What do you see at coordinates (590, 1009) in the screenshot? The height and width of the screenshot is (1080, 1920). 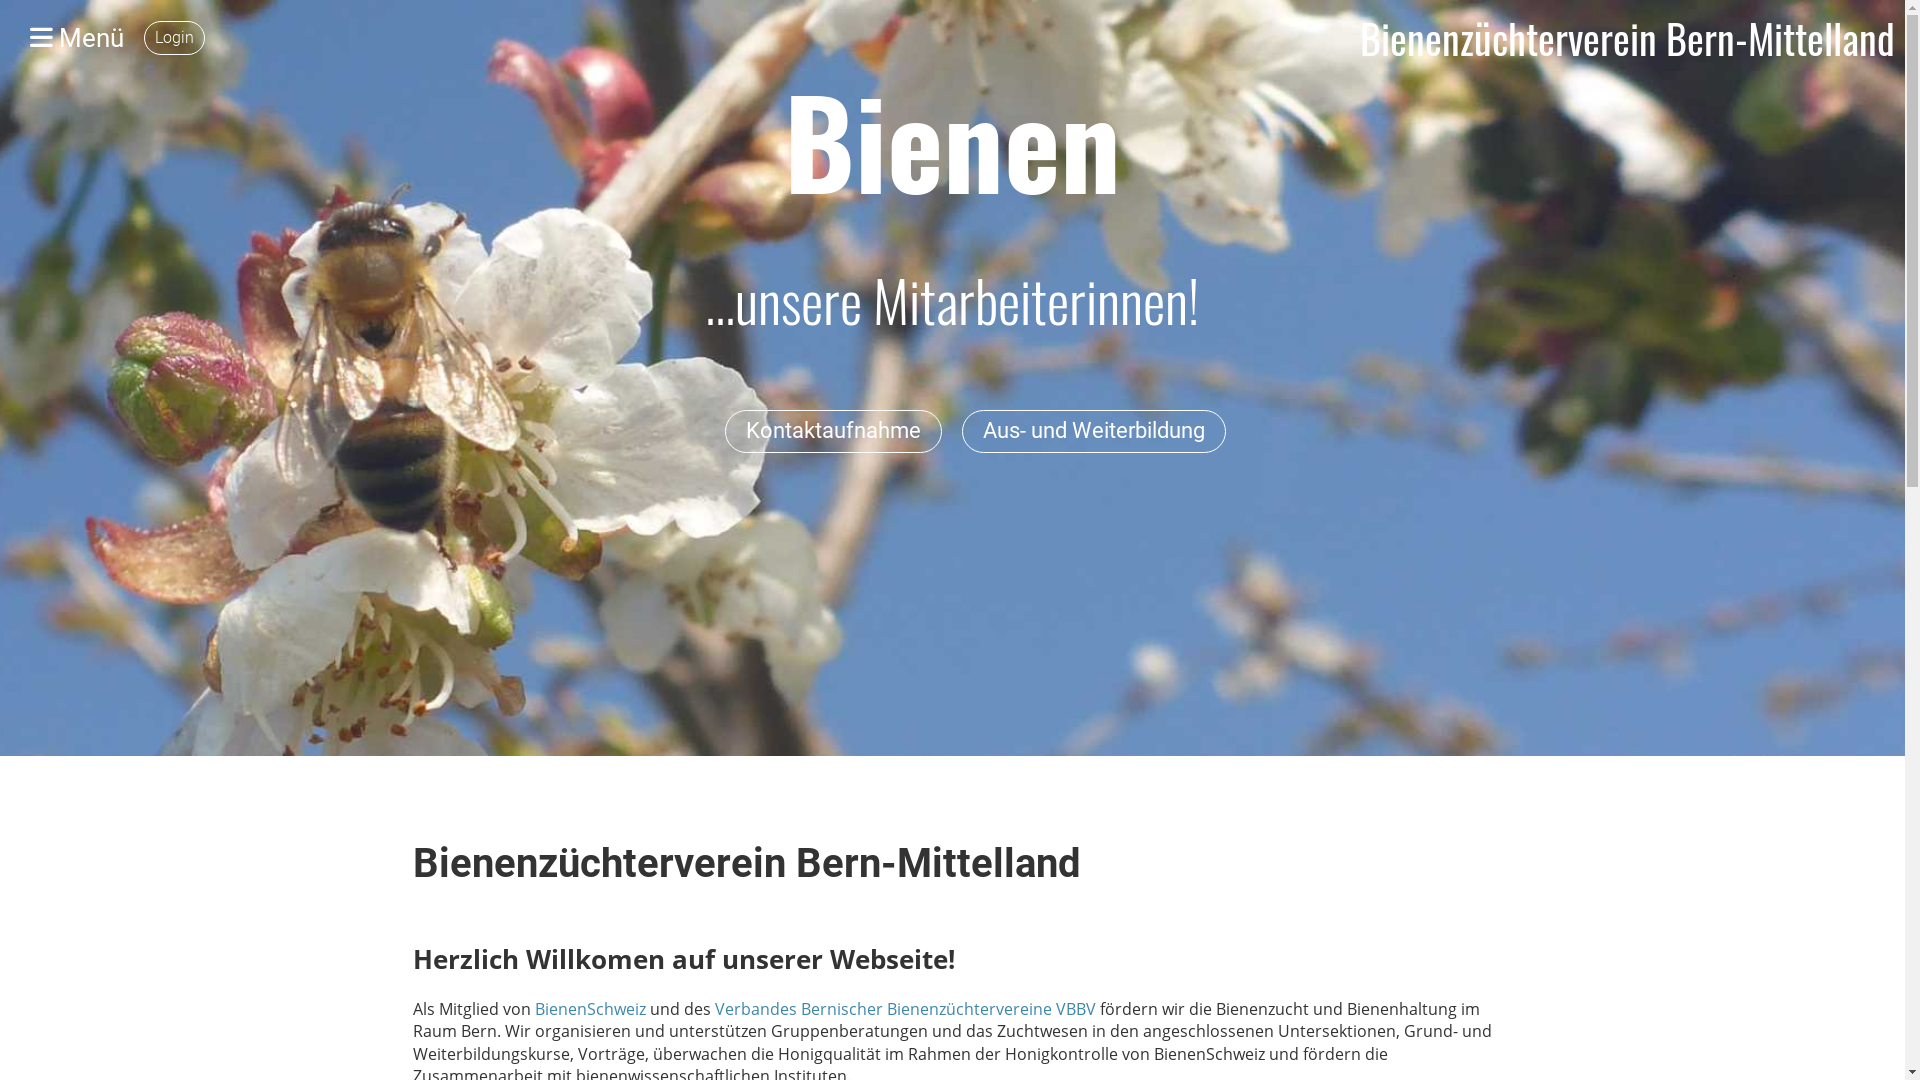 I see `'BienenSchweiz'` at bounding box center [590, 1009].